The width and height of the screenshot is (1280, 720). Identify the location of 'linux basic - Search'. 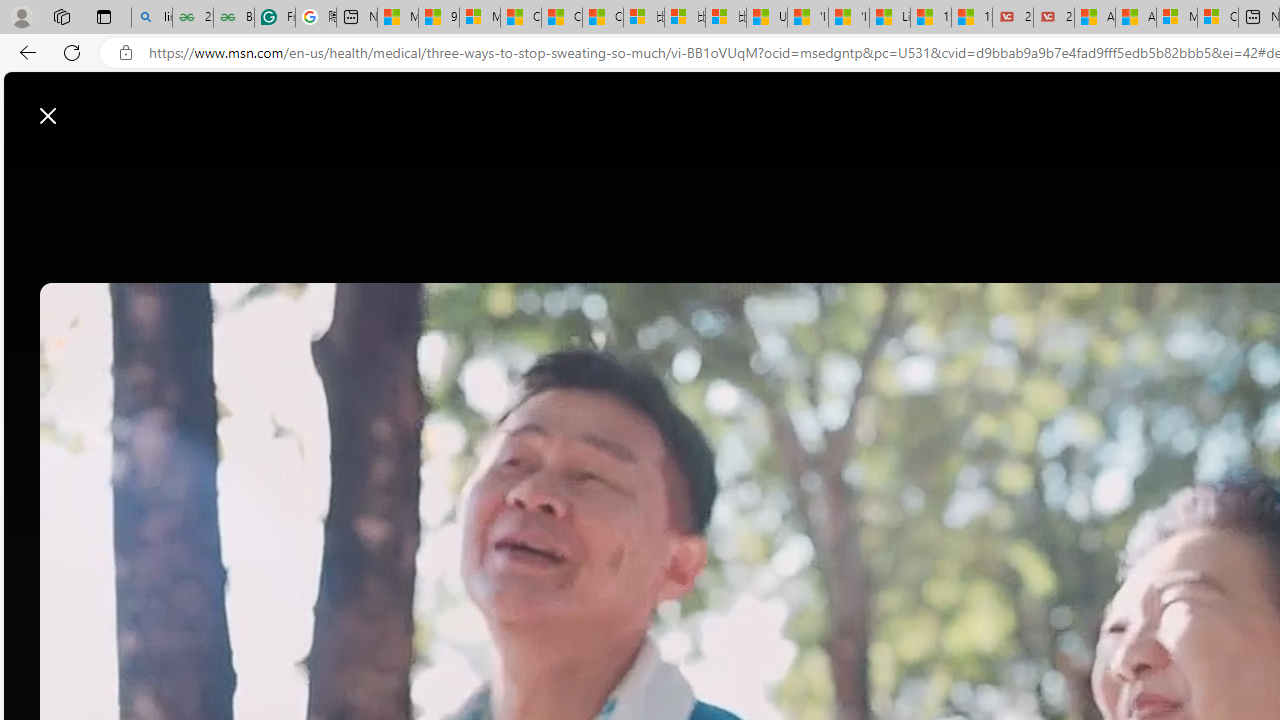
(150, 17).